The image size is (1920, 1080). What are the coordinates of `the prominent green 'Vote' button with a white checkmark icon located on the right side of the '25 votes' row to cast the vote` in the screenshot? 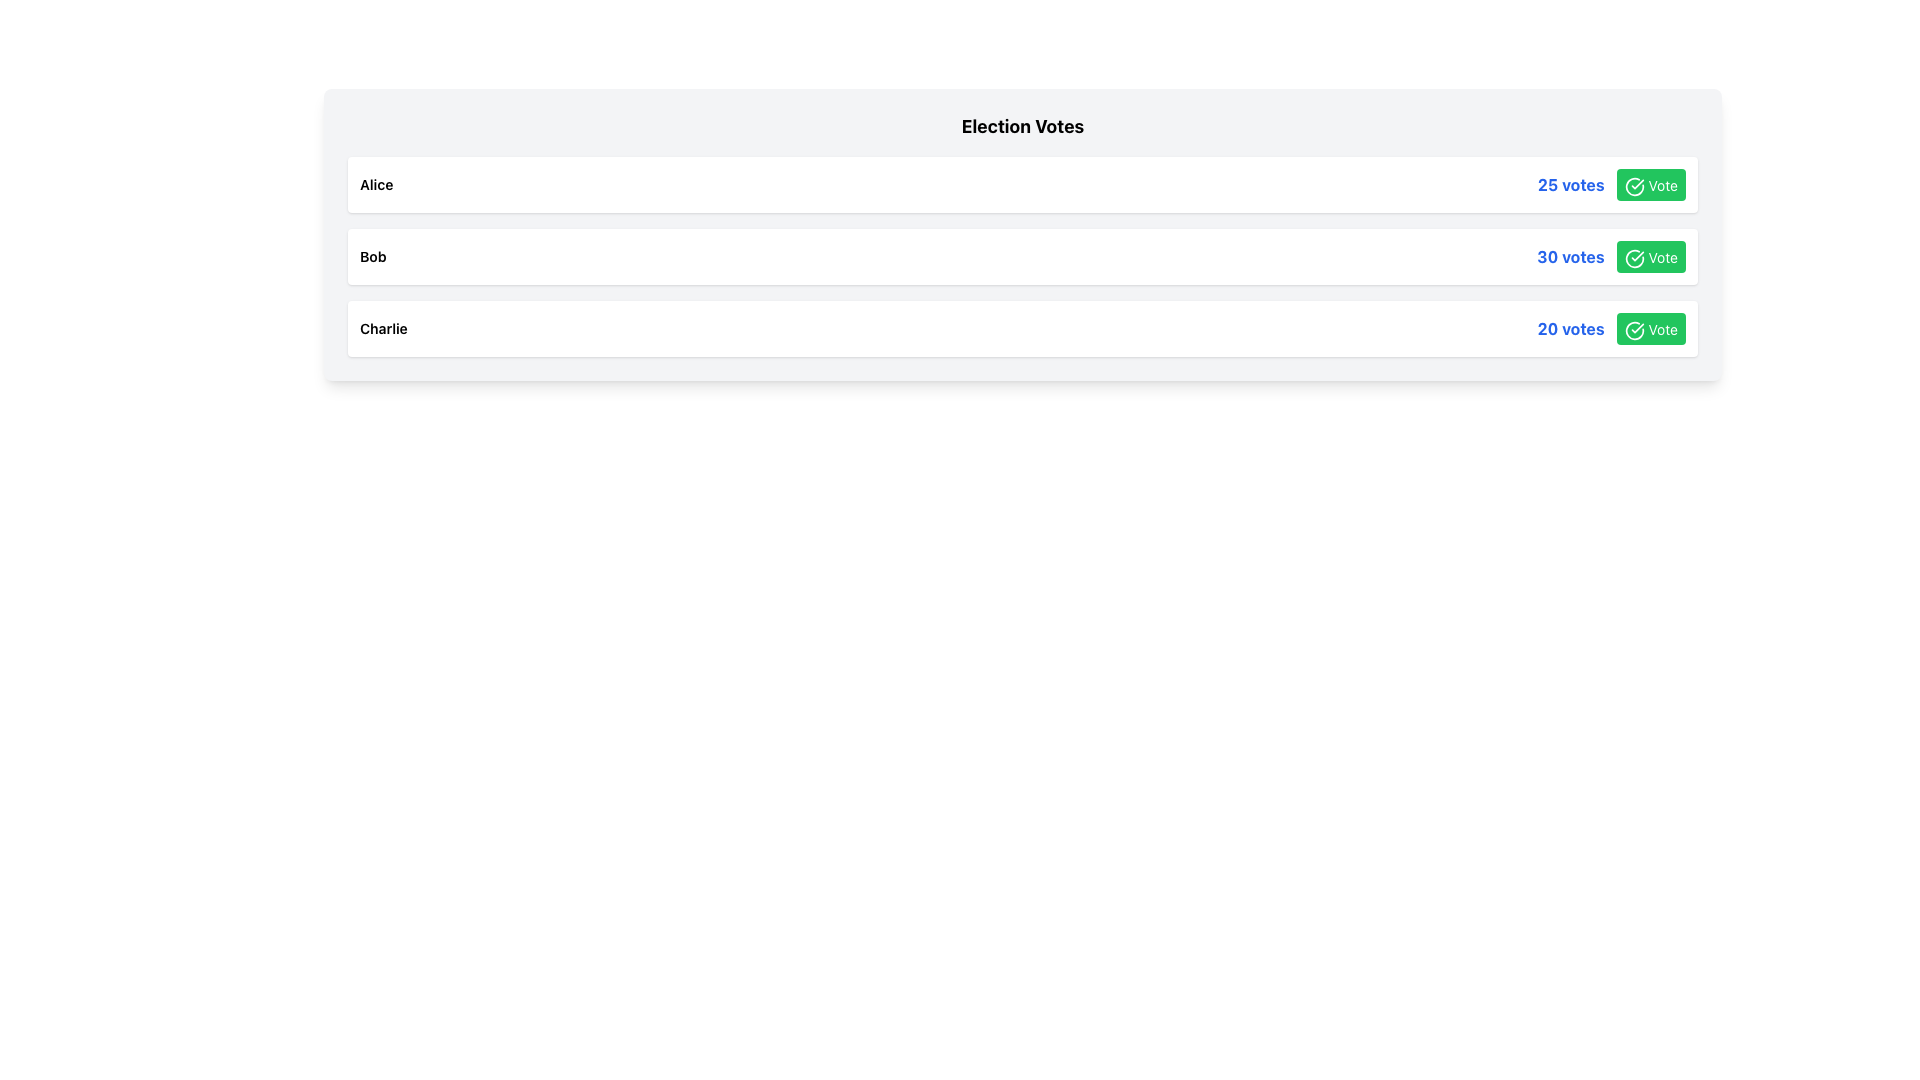 It's located at (1651, 185).